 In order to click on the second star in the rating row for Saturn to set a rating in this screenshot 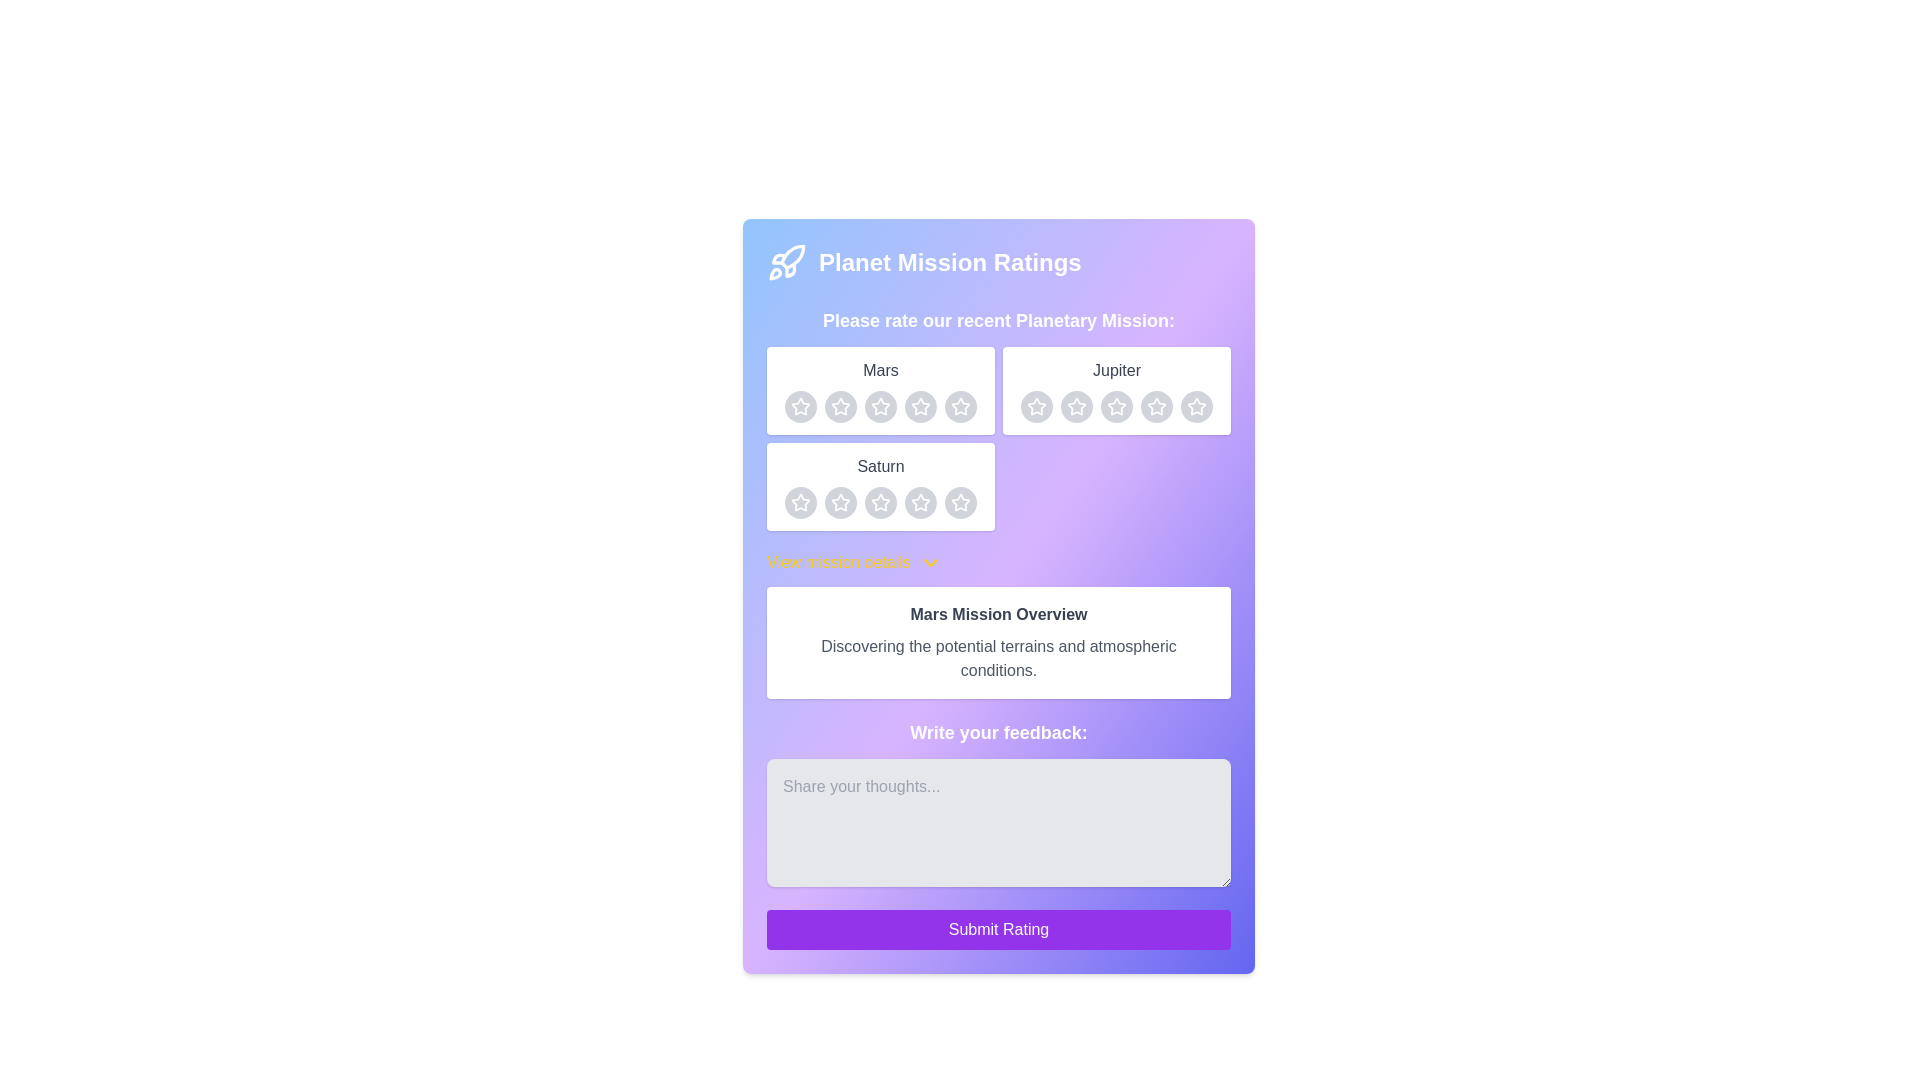, I will do `click(840, 501)`.